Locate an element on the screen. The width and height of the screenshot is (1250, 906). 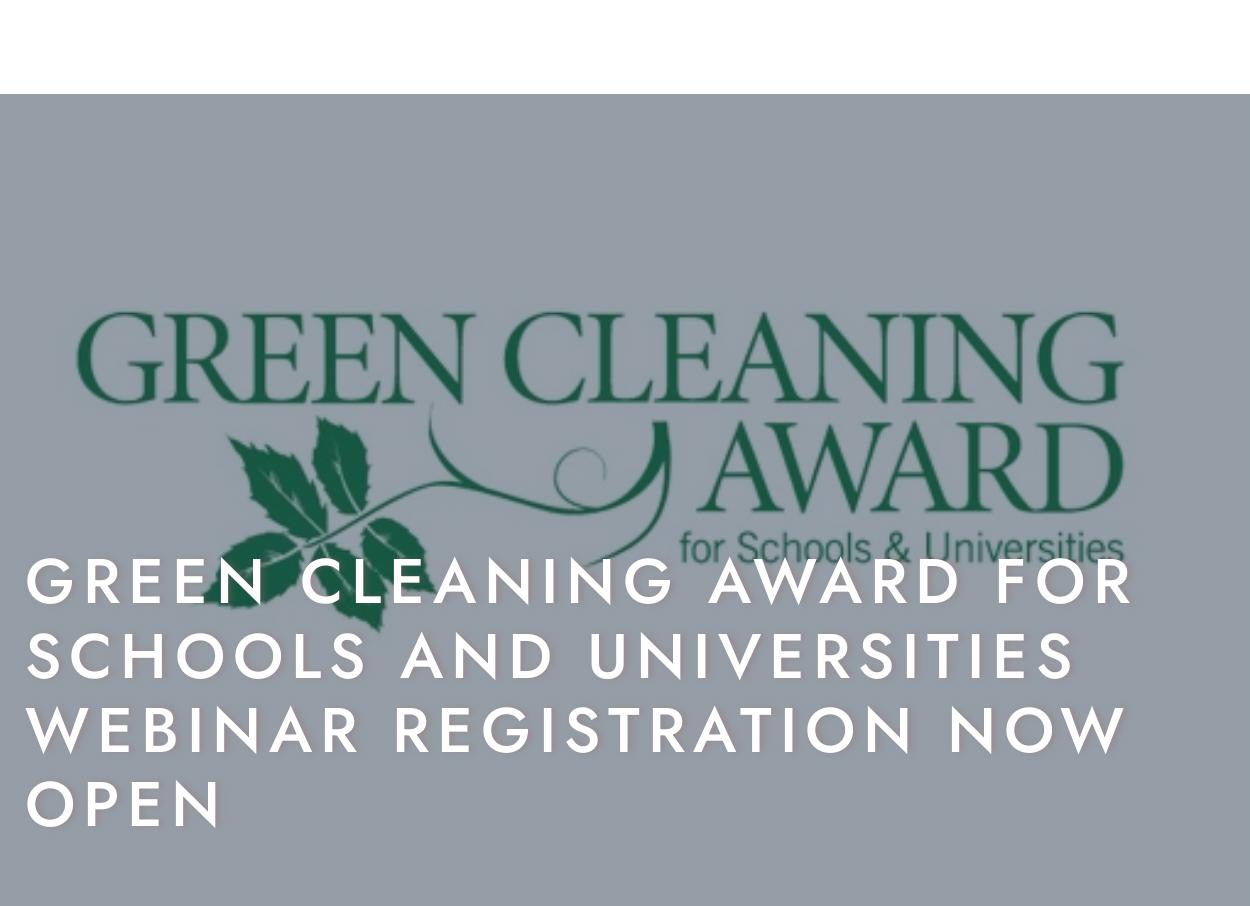
'S' is located at coordinates (30, 419).